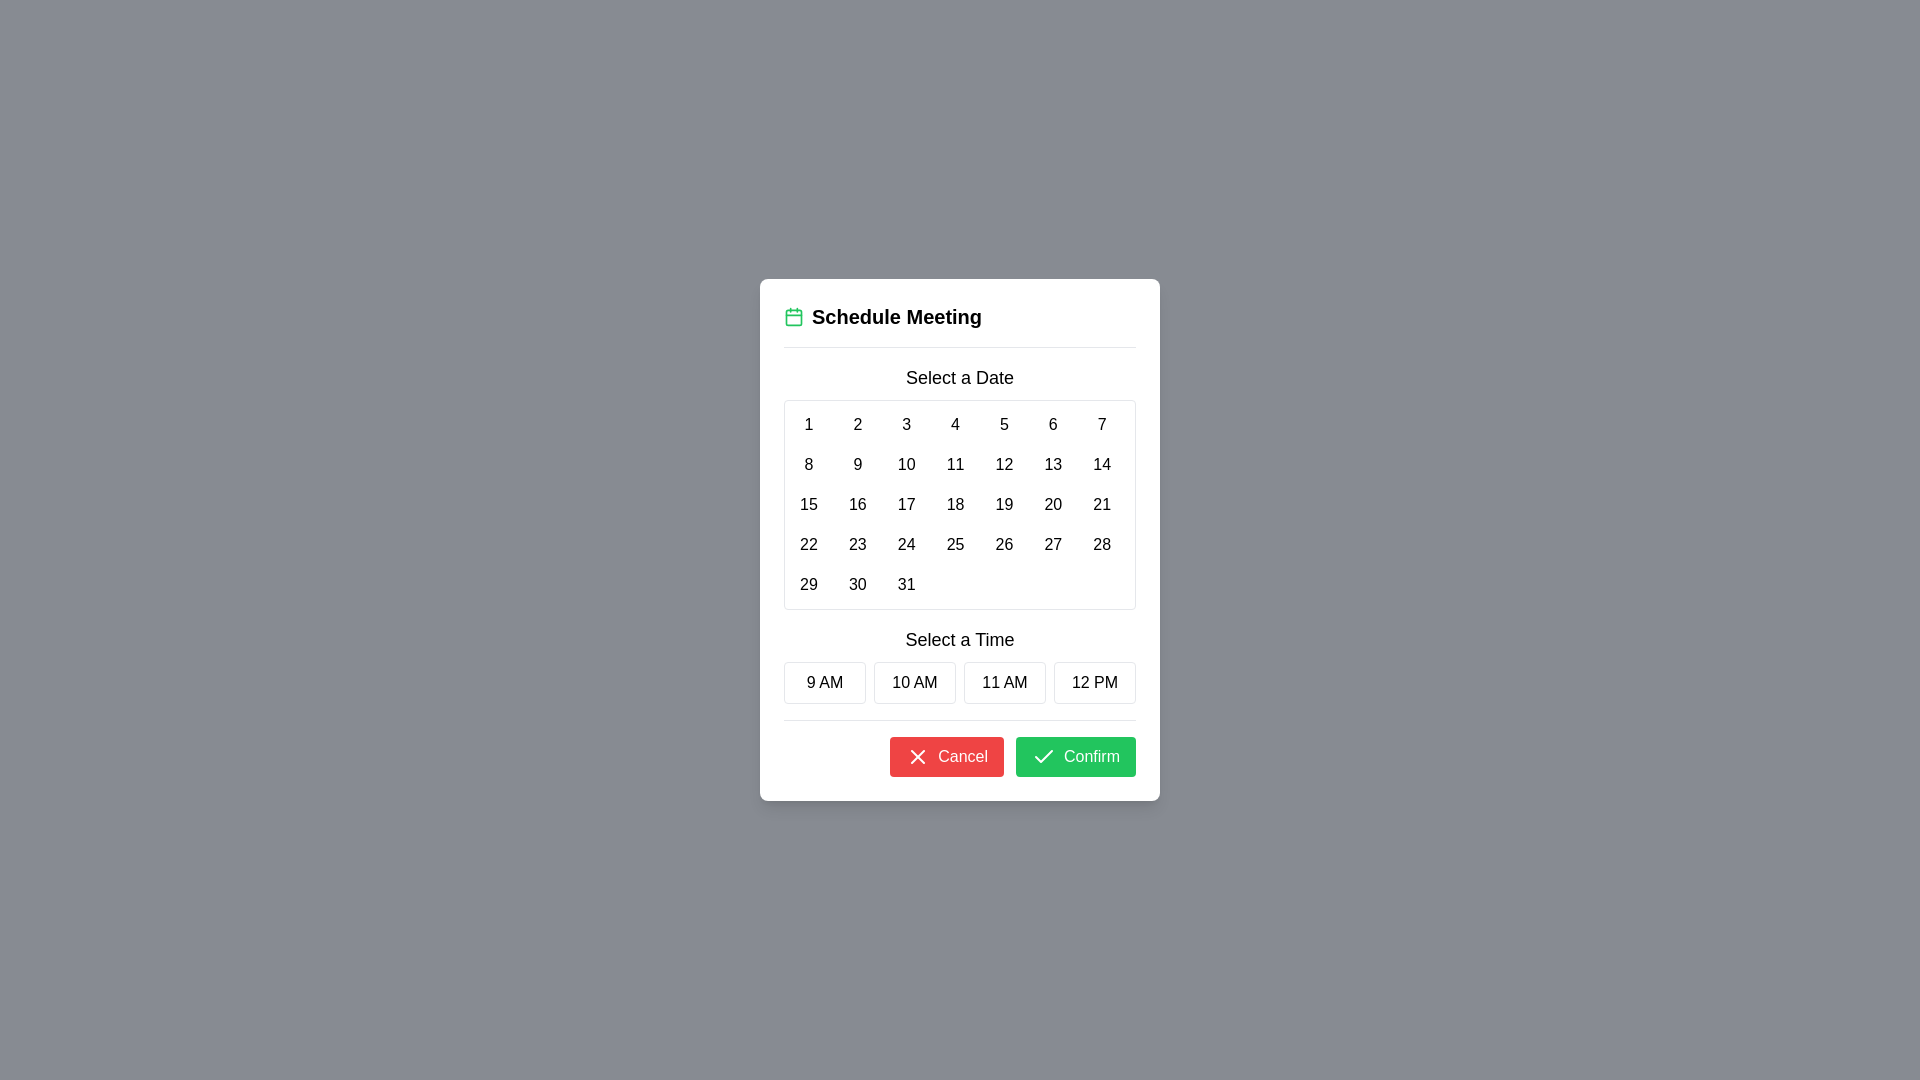 The height and width of the screenshot is (1080, 1920). What do you see at coordinates (960, 315) in the screenshot?
I see `the header title of the modal dialog that indicates the content and purpose of scheduling a meeting to read more details` at bounding box center [960, 315].